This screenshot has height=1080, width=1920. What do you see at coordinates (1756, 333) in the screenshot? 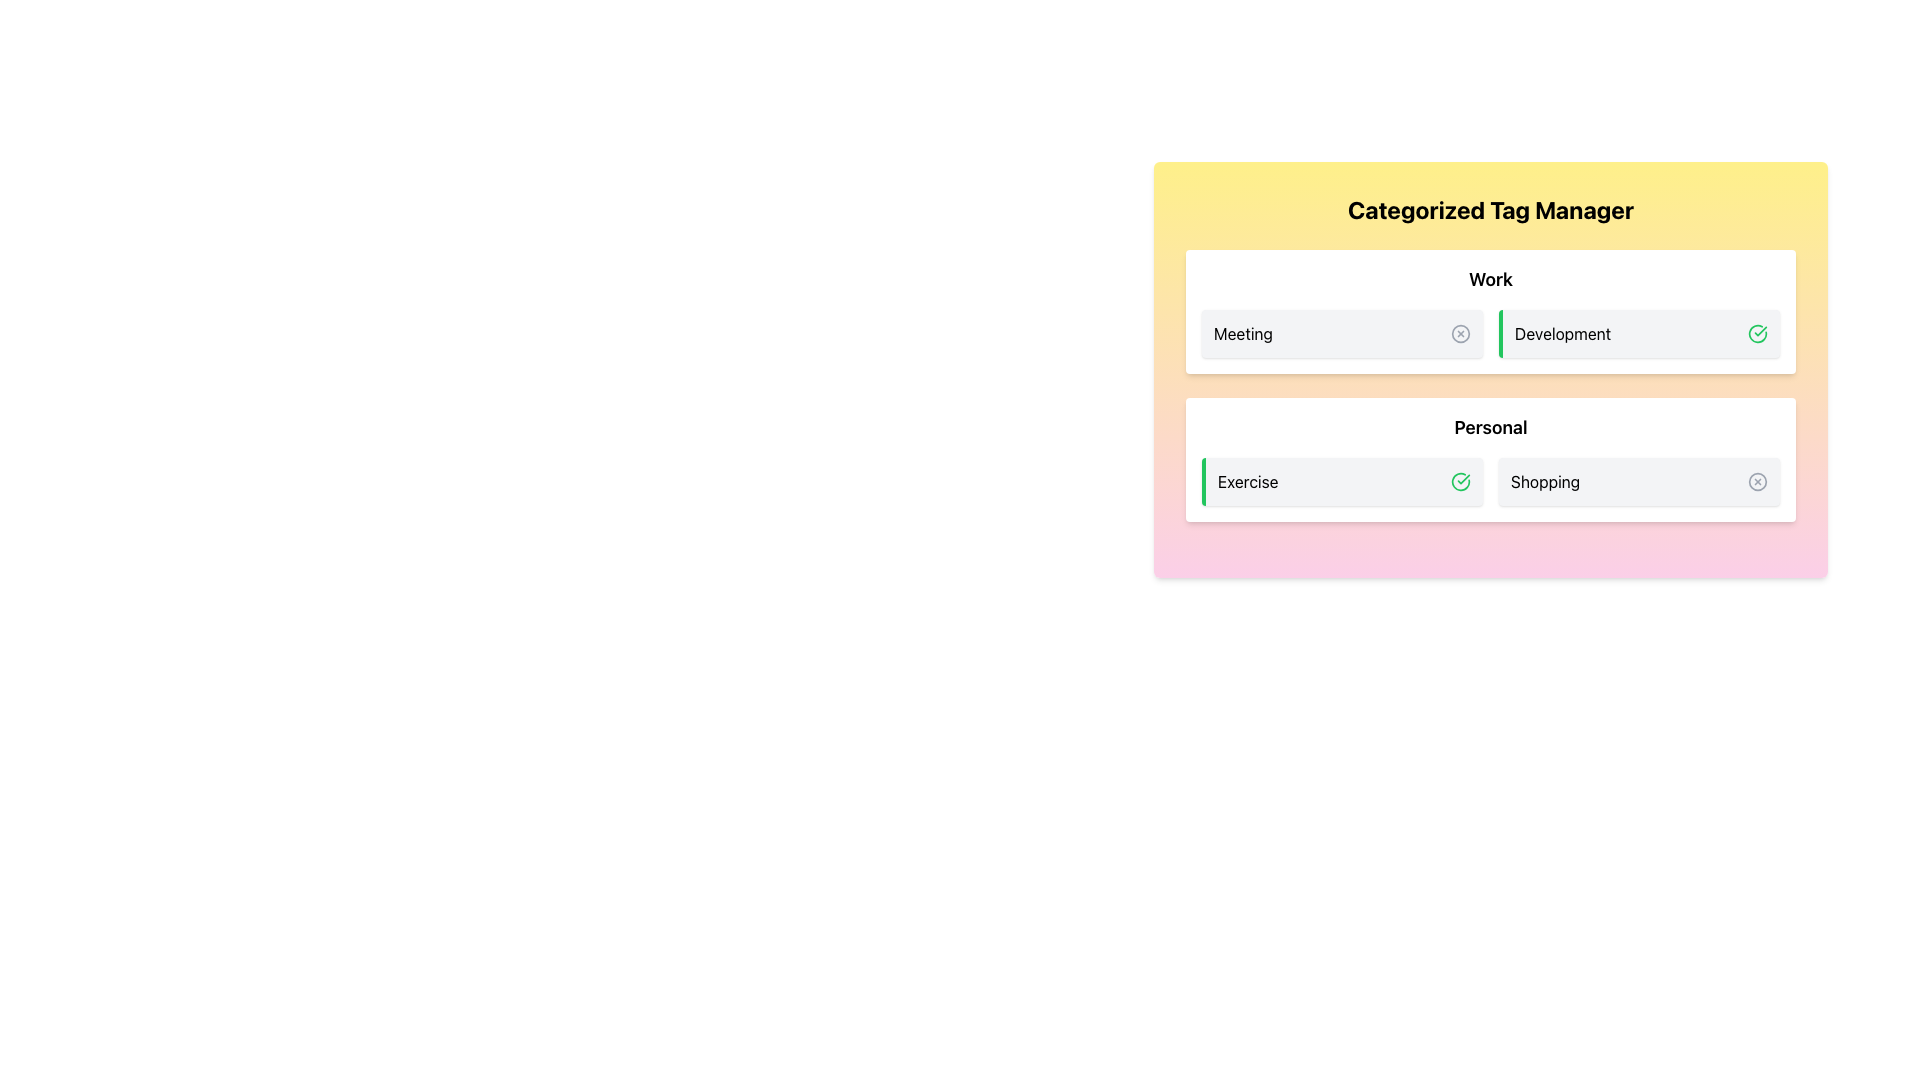
I see `the status indicator icon located on the far right side of the 'Development' section to engage with its state, if it is interactive` at bounding box center [1756, 333].